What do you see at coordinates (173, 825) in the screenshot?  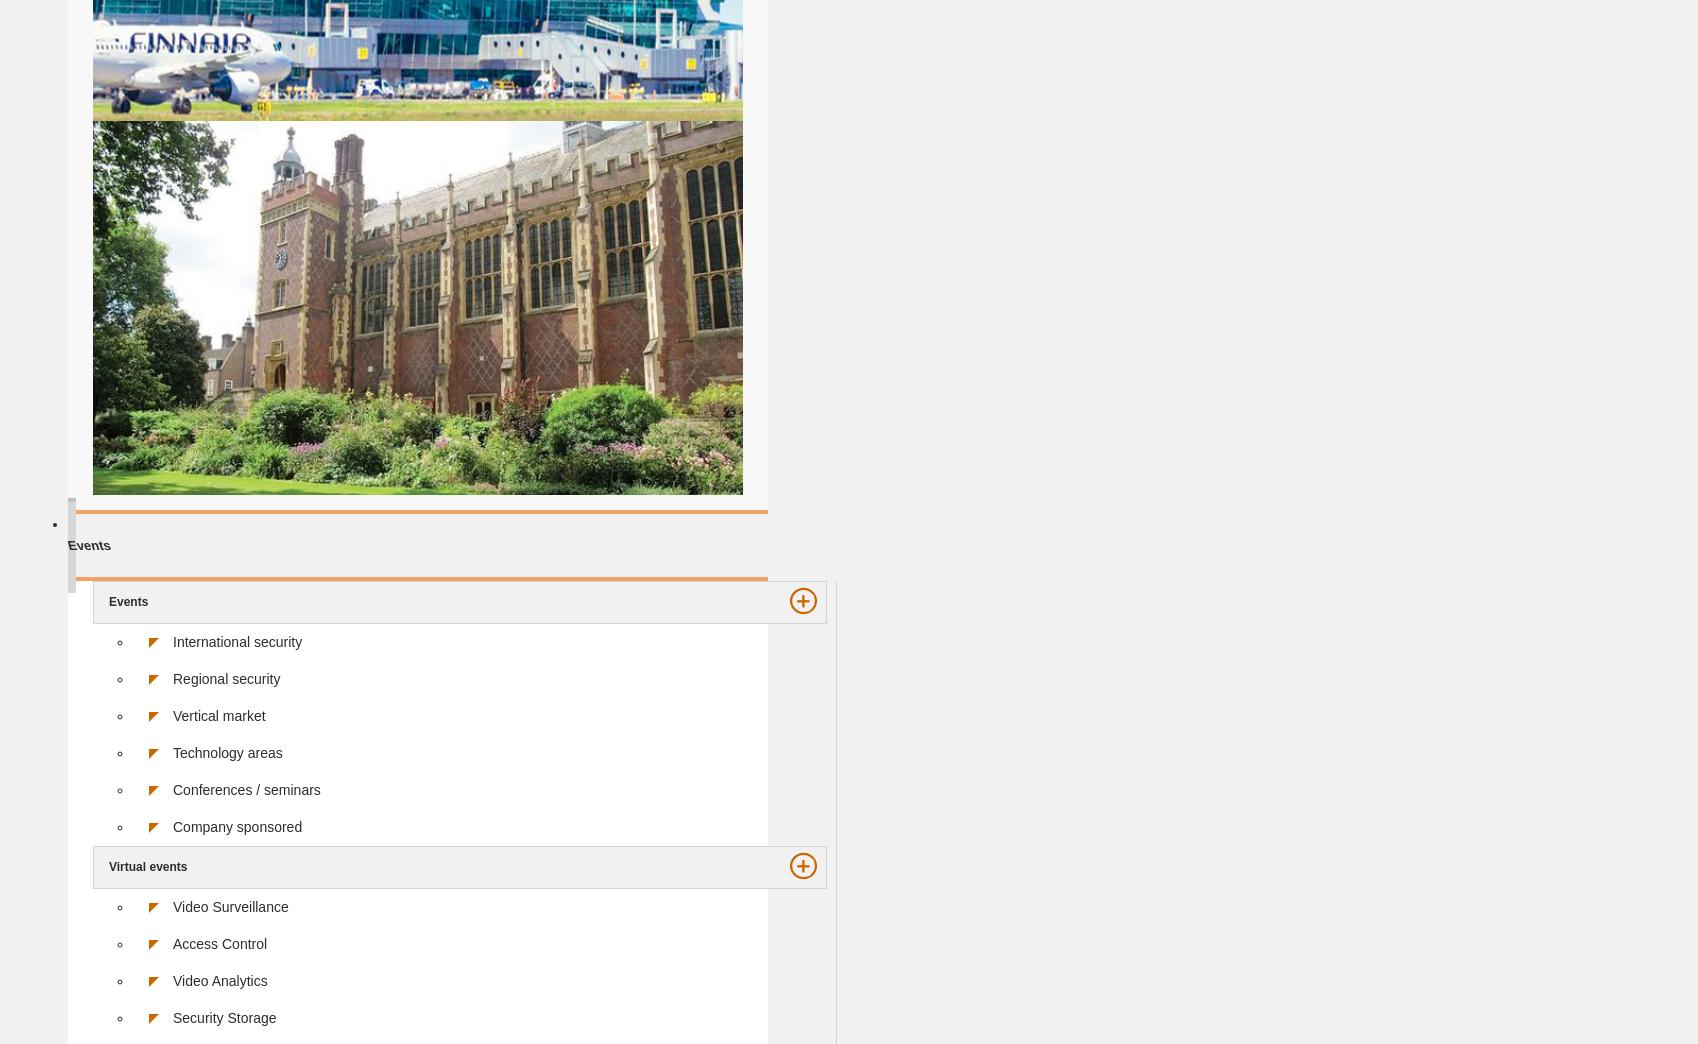 I see `'Company sponsored'` at bounding box center [173, 825].